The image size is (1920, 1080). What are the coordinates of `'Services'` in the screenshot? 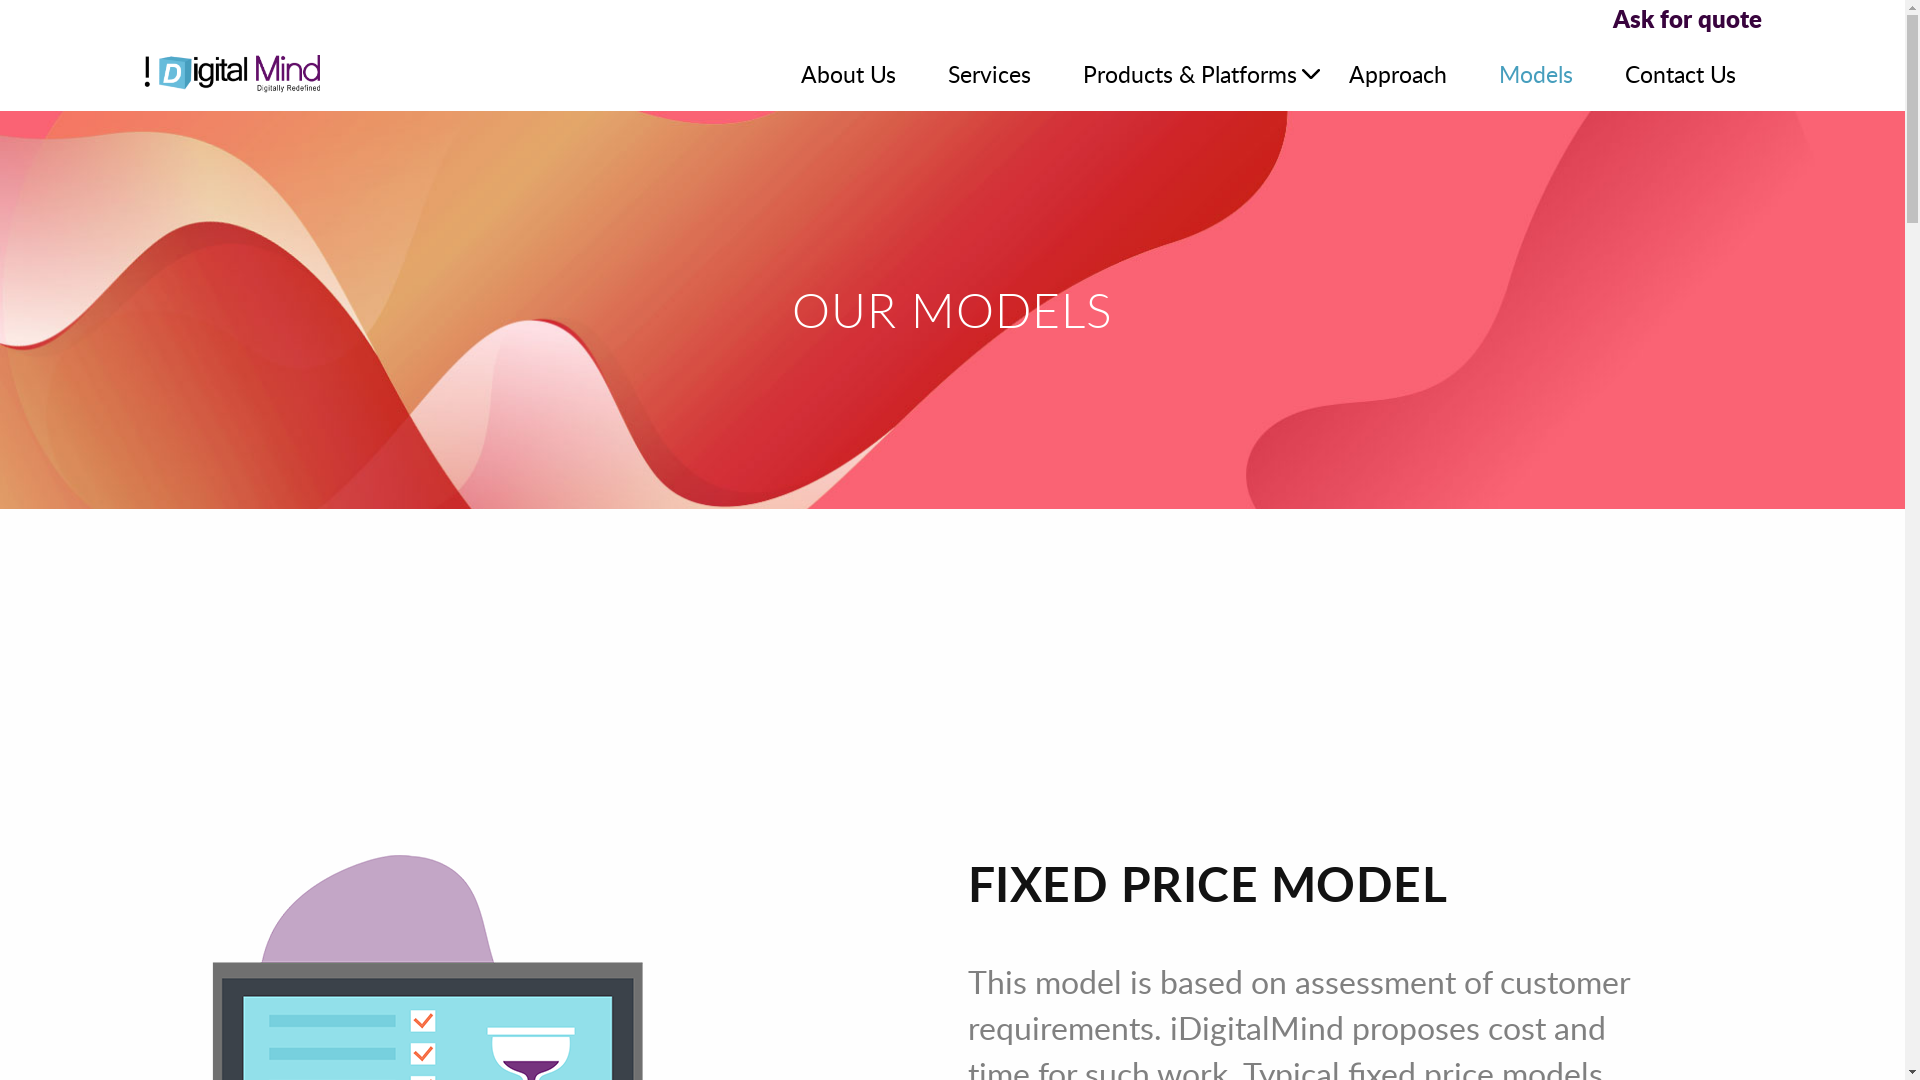 It's located at (920, 72).